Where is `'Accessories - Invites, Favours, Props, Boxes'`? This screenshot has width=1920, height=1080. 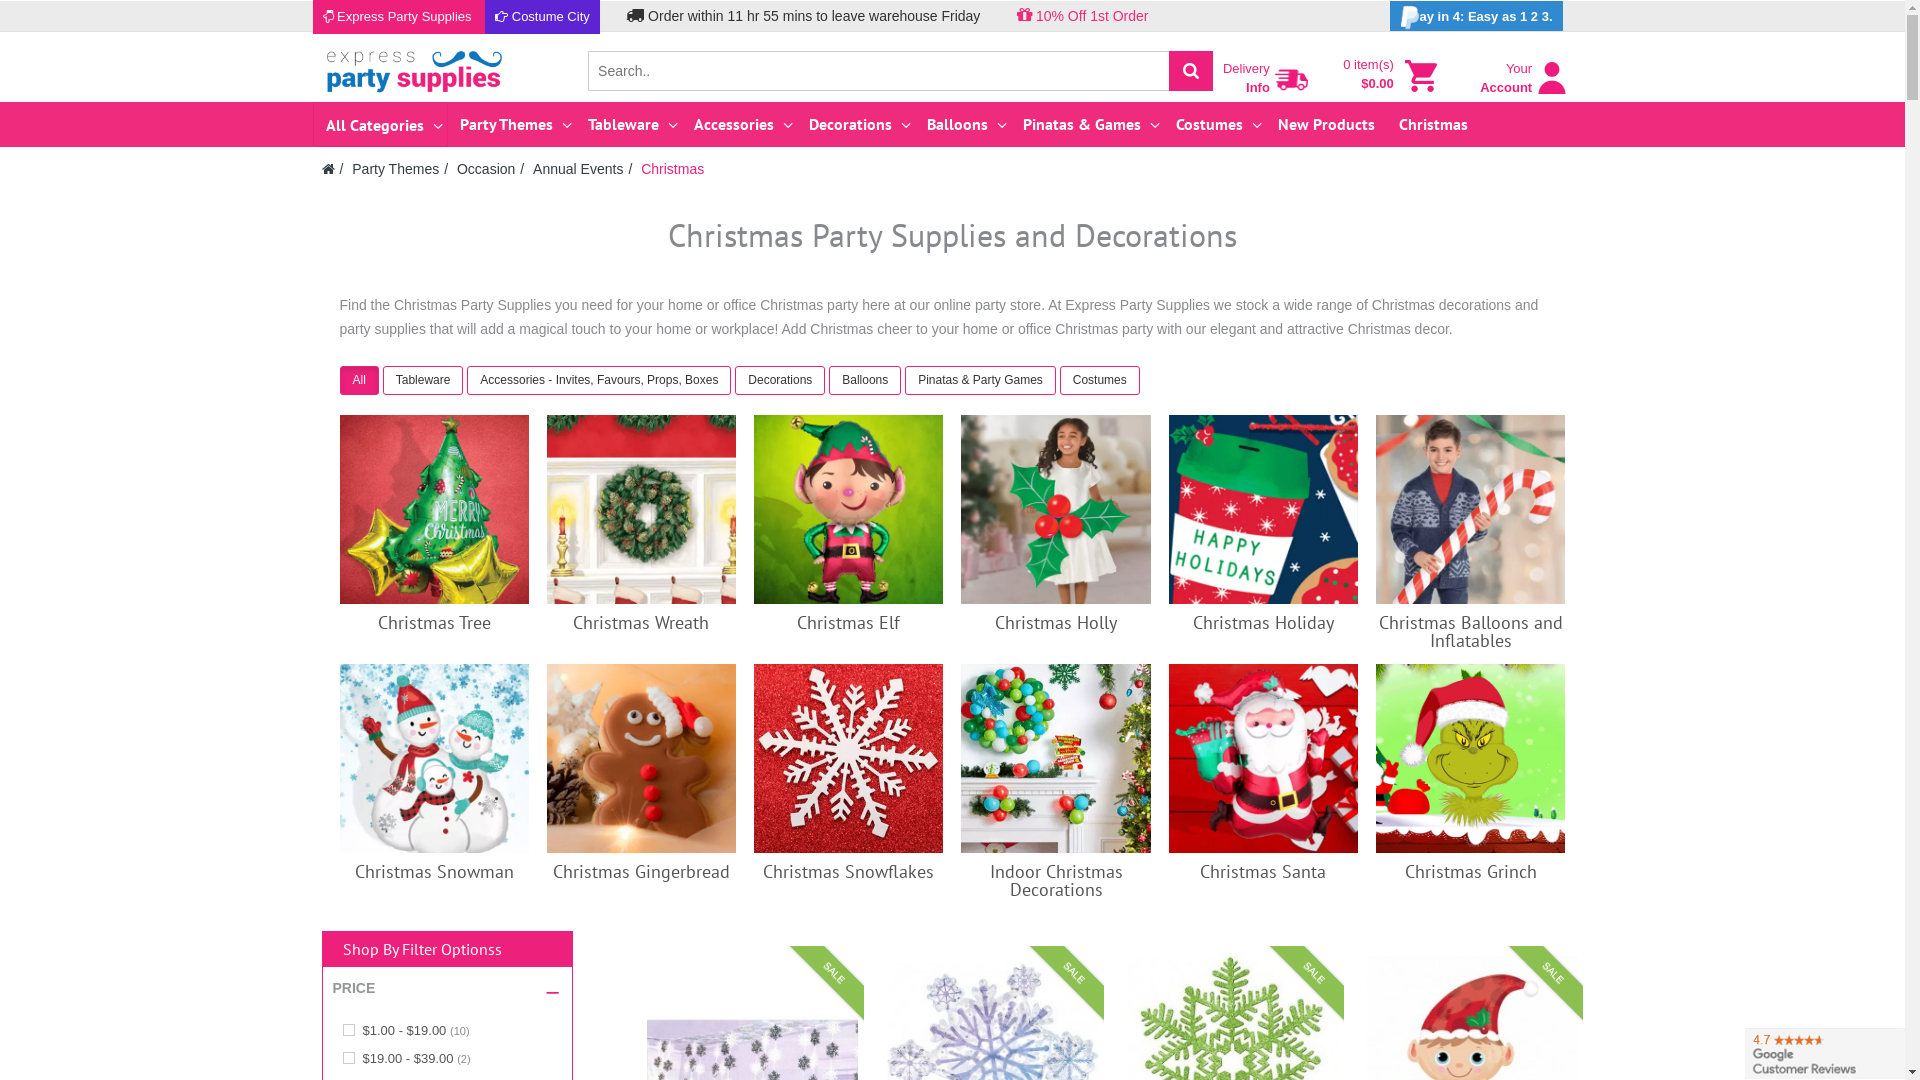 'Accessories - Invites, Favours, Props, Boxes' is located at coordinates (598, 380).